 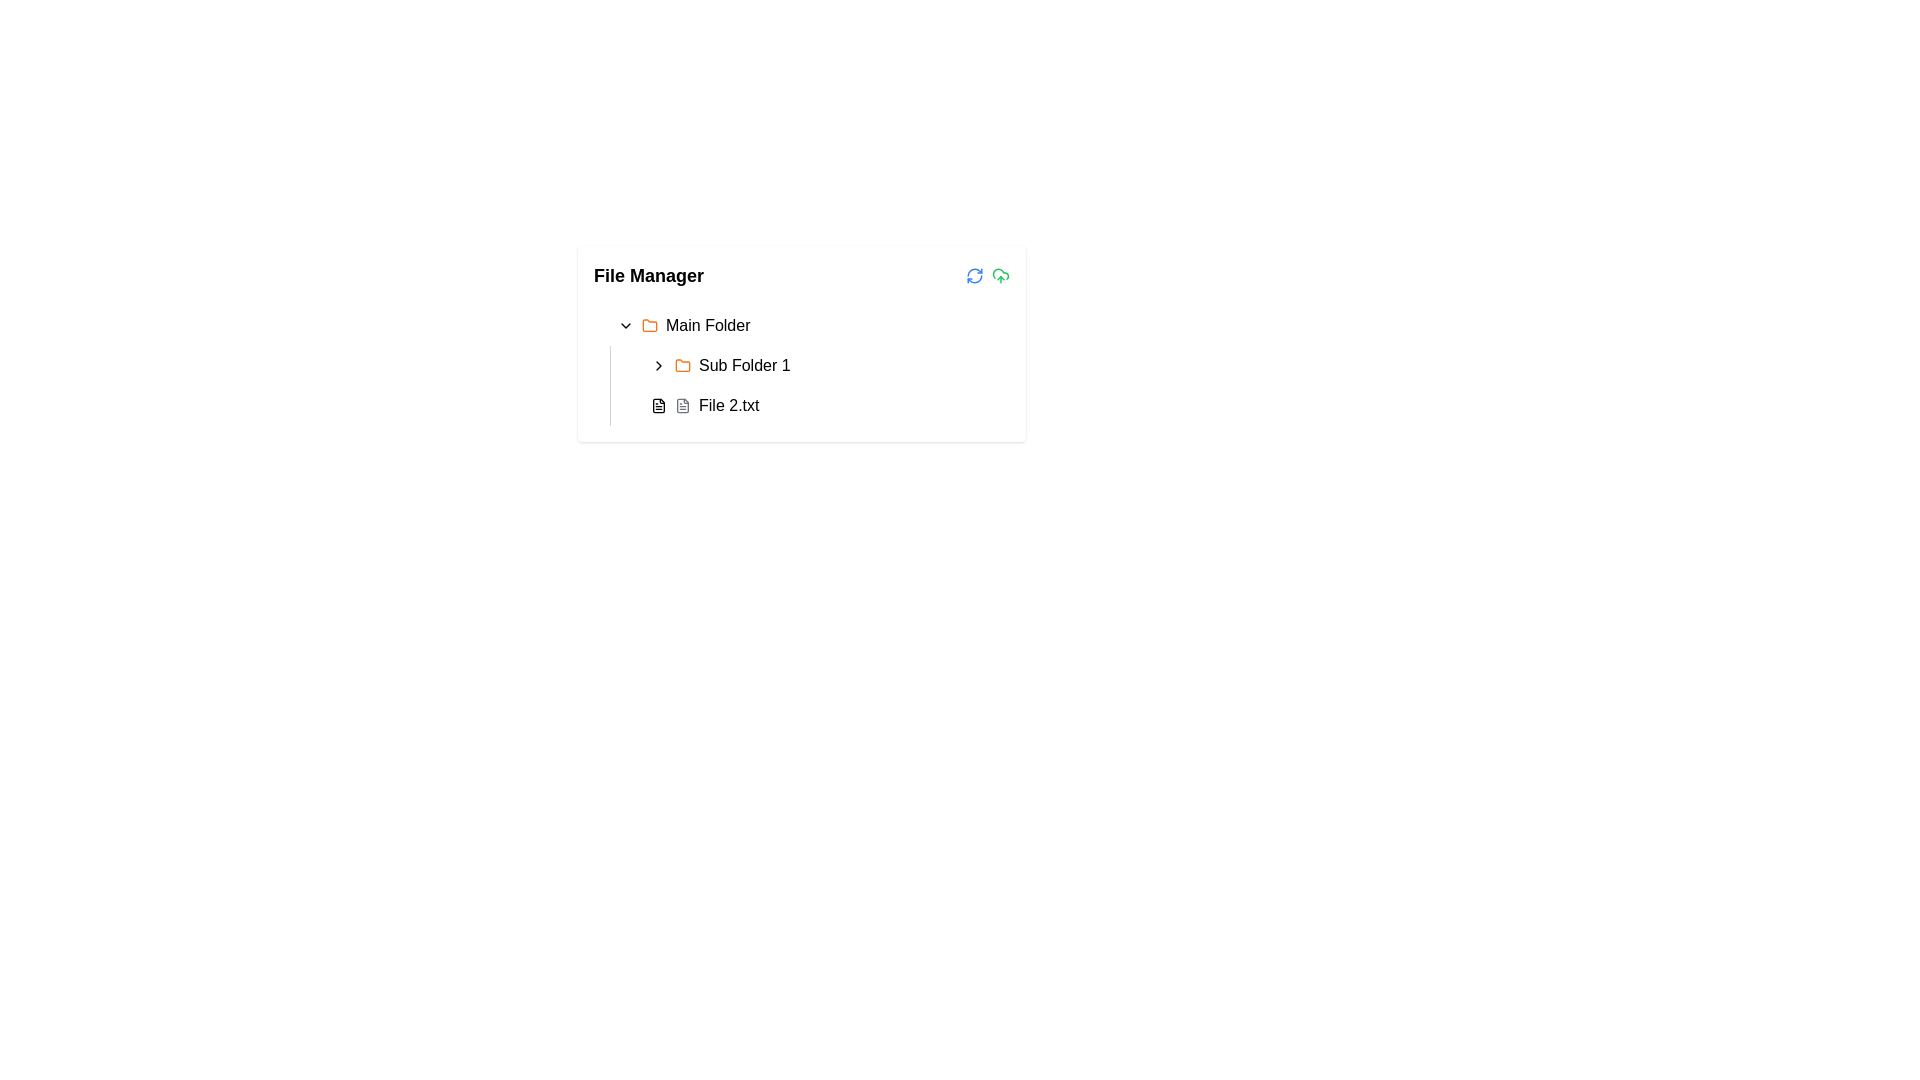 I want to click on the 'Main Folder' icon located, so click(x=649, y=325).